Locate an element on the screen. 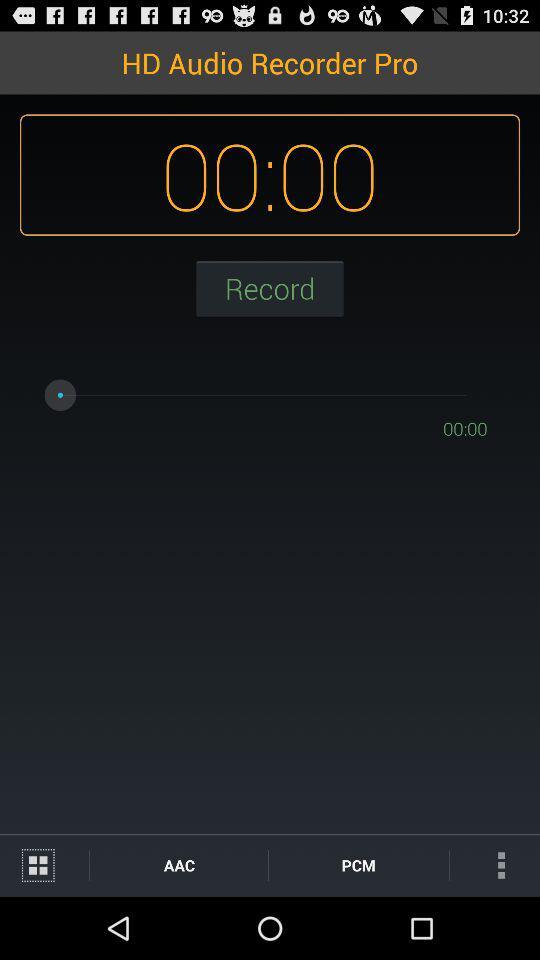 The image size is (540, 960). the icon to the right of the pcm is located at coordinates (493, 864).